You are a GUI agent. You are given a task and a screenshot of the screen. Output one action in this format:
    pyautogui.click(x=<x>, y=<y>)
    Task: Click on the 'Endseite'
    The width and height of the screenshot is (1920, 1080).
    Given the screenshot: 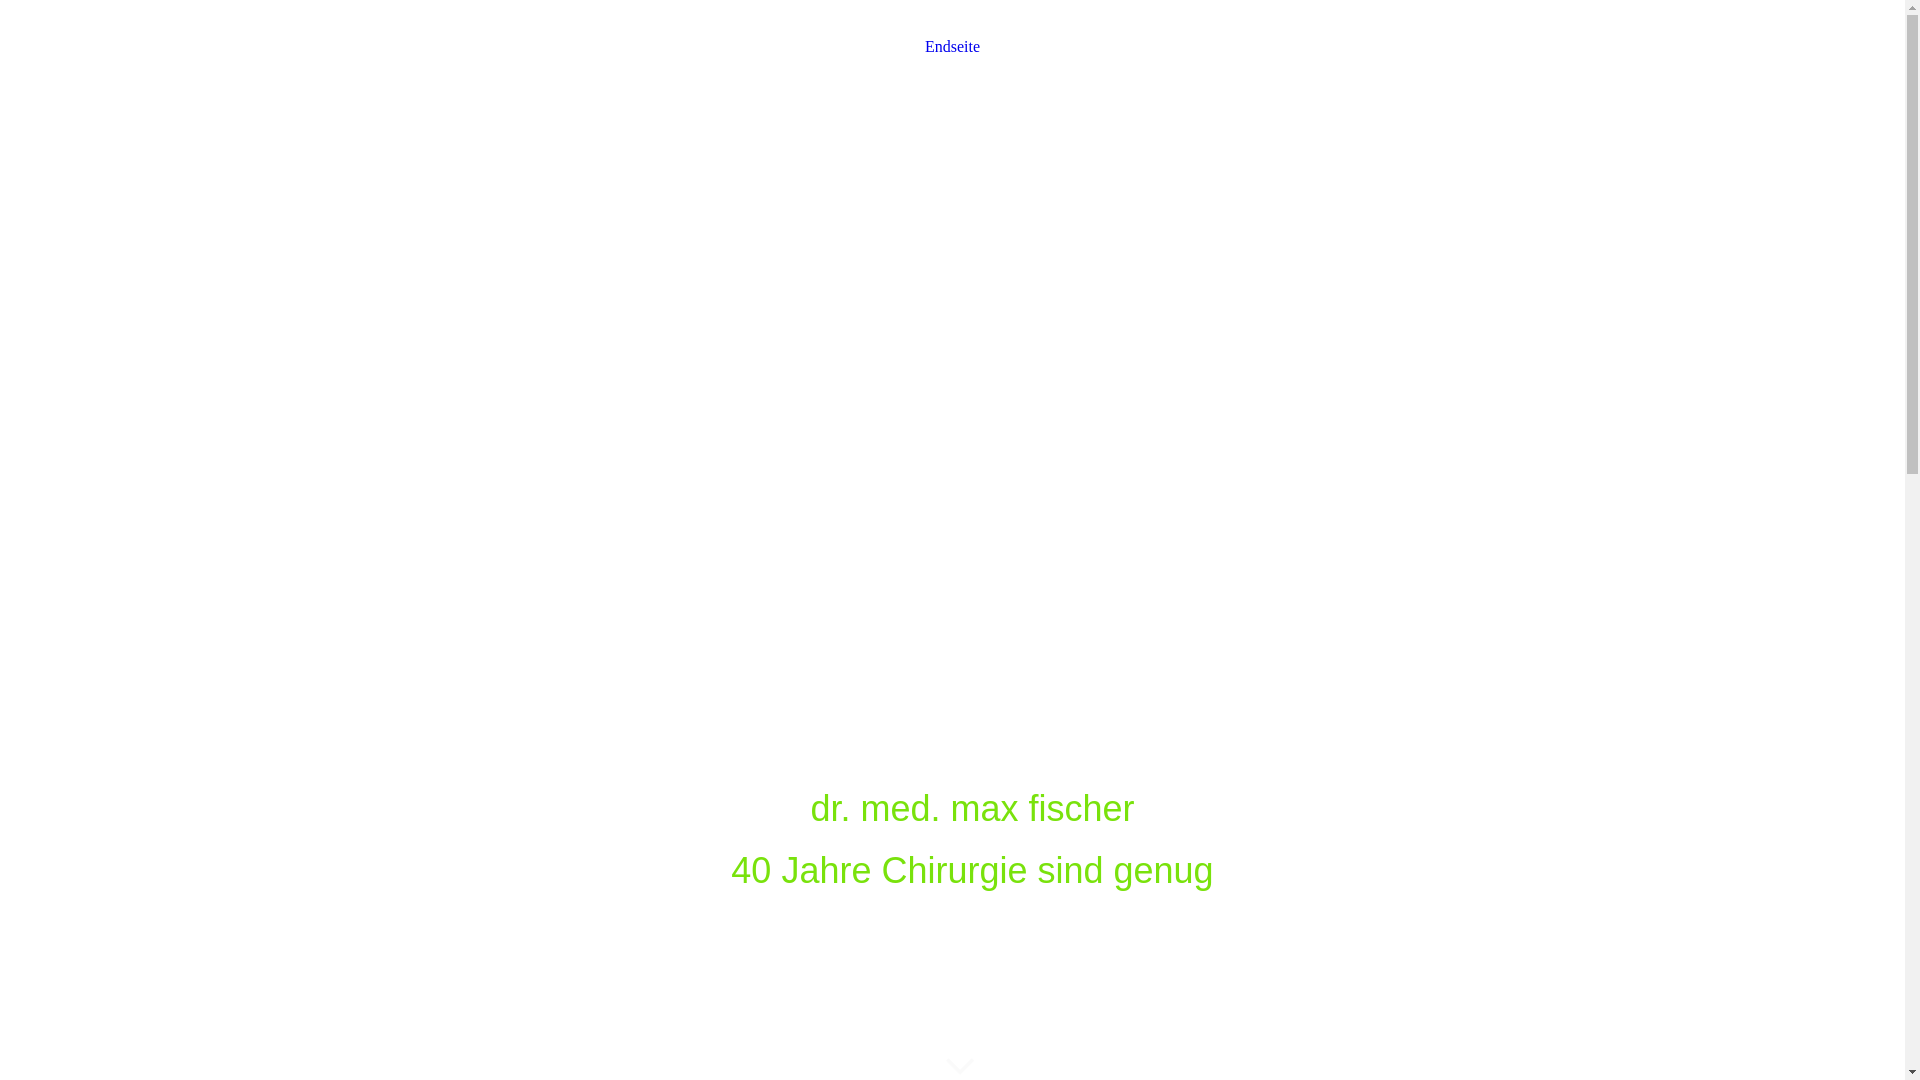 What is the action you would take?
    pyautogui.click(x=951, y=50)
    